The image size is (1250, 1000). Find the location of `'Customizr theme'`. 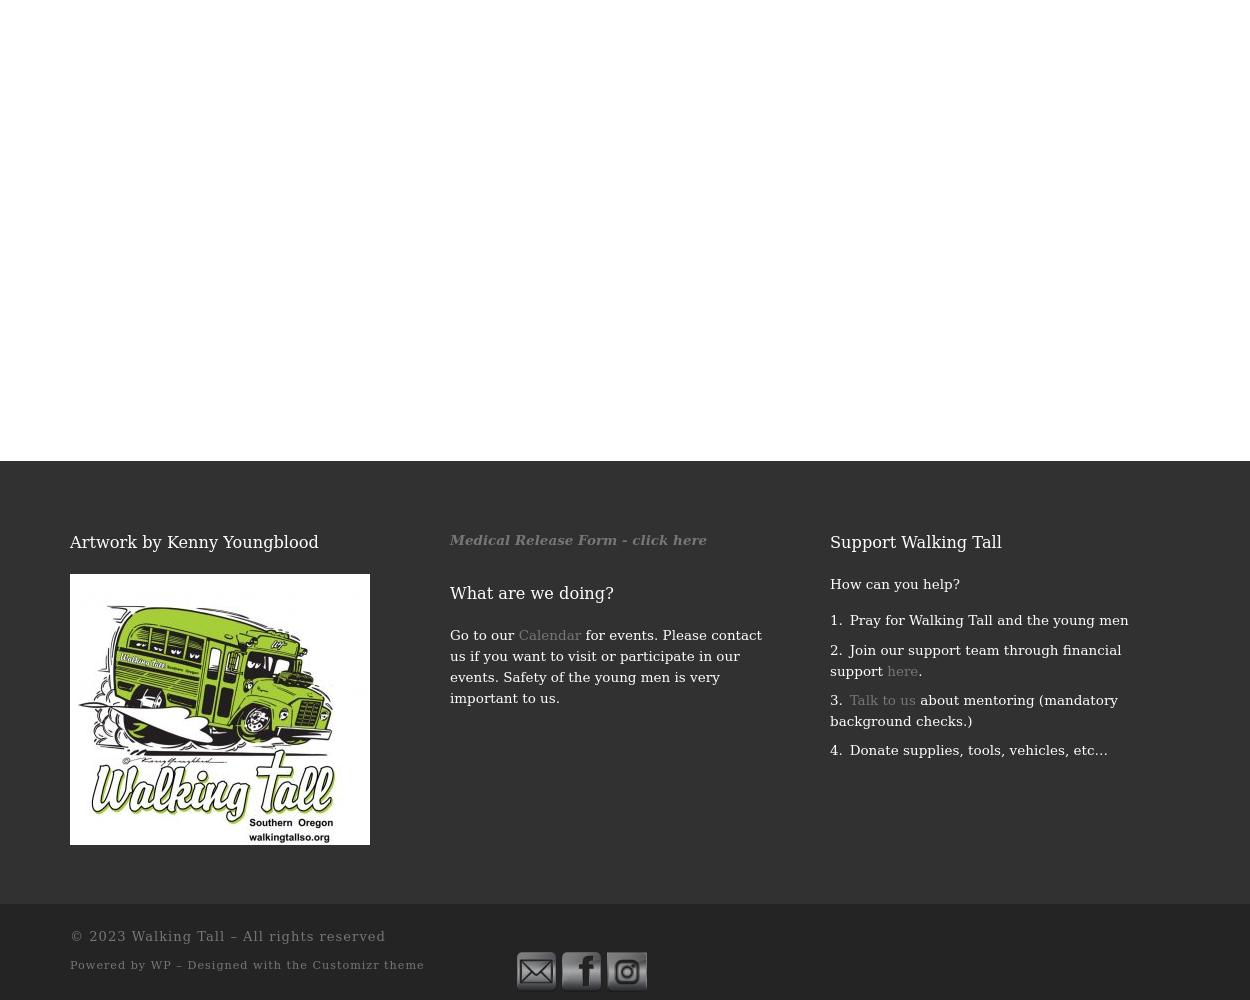

'Customizr theme' is located at coordinates (367, 963).